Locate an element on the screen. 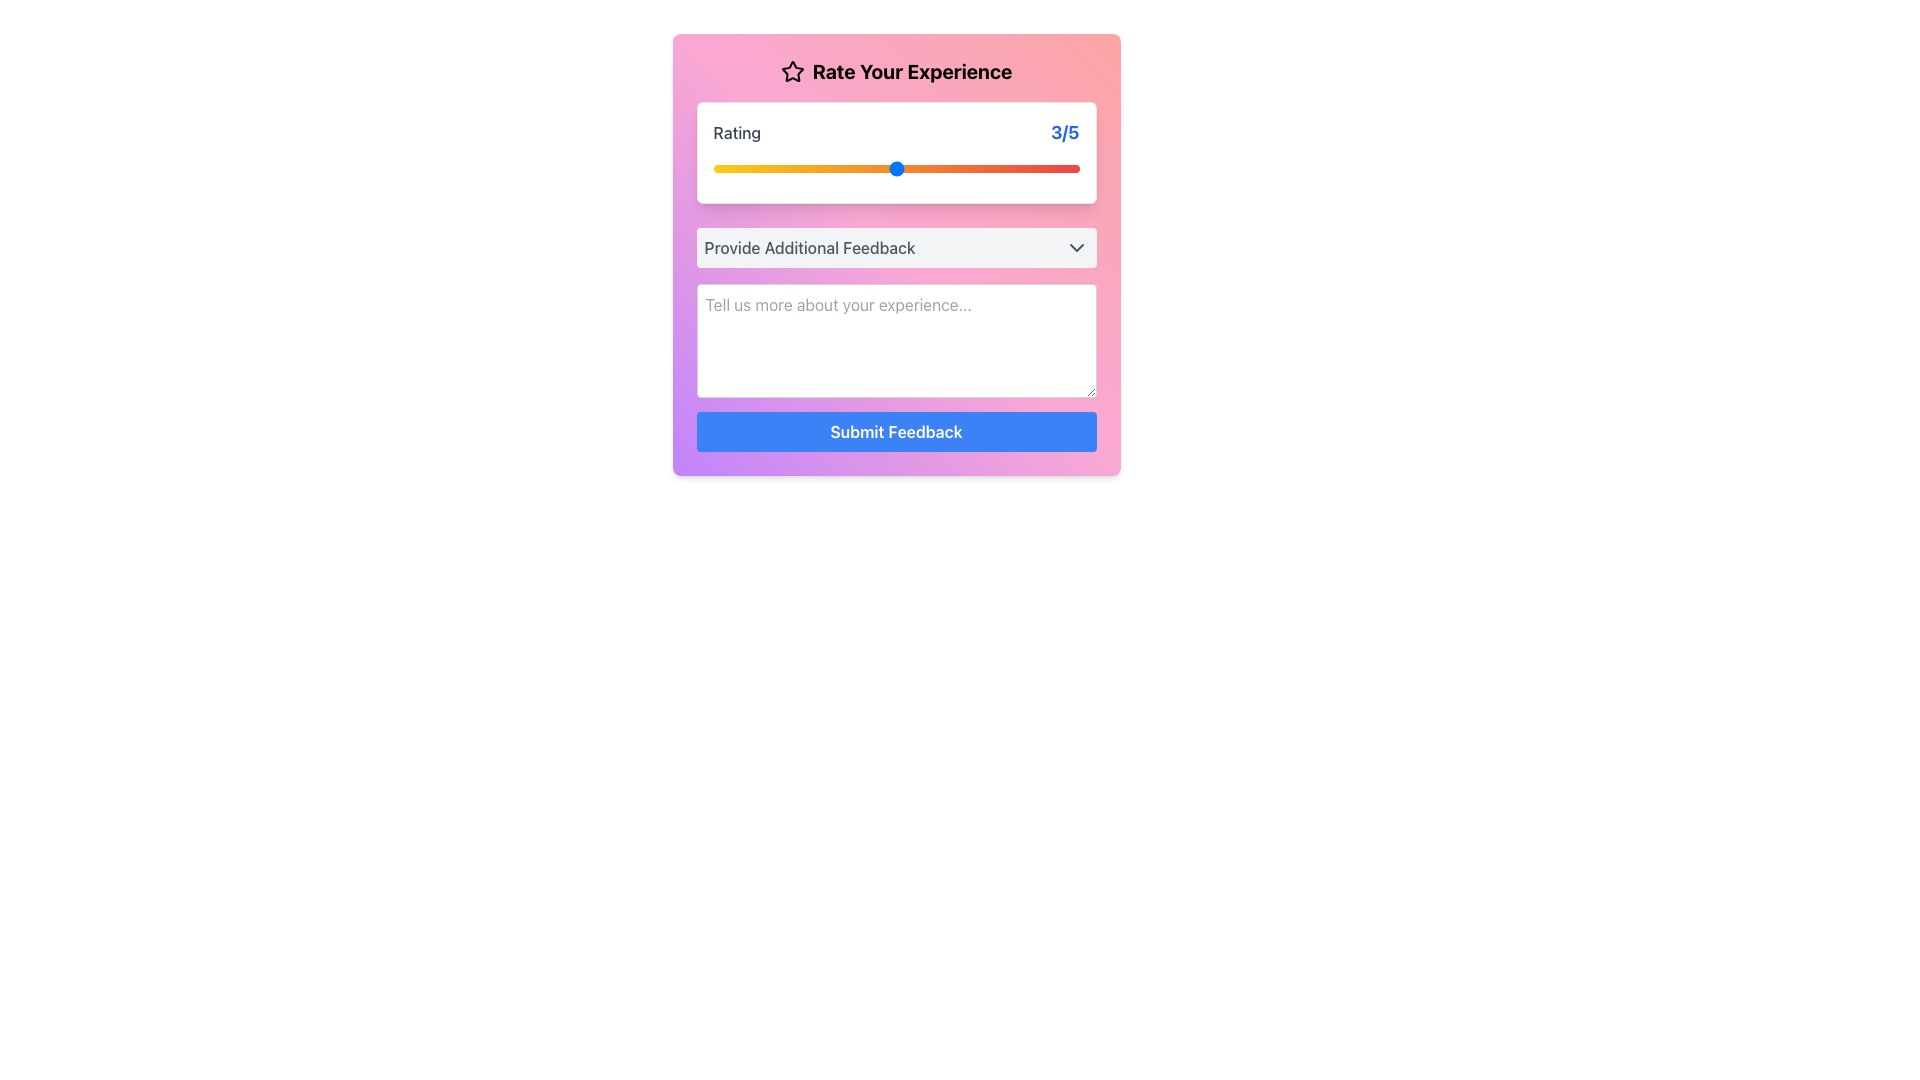 This screenshot has width=1920, height=1080. rating slider is located at coordinates (805, 168).